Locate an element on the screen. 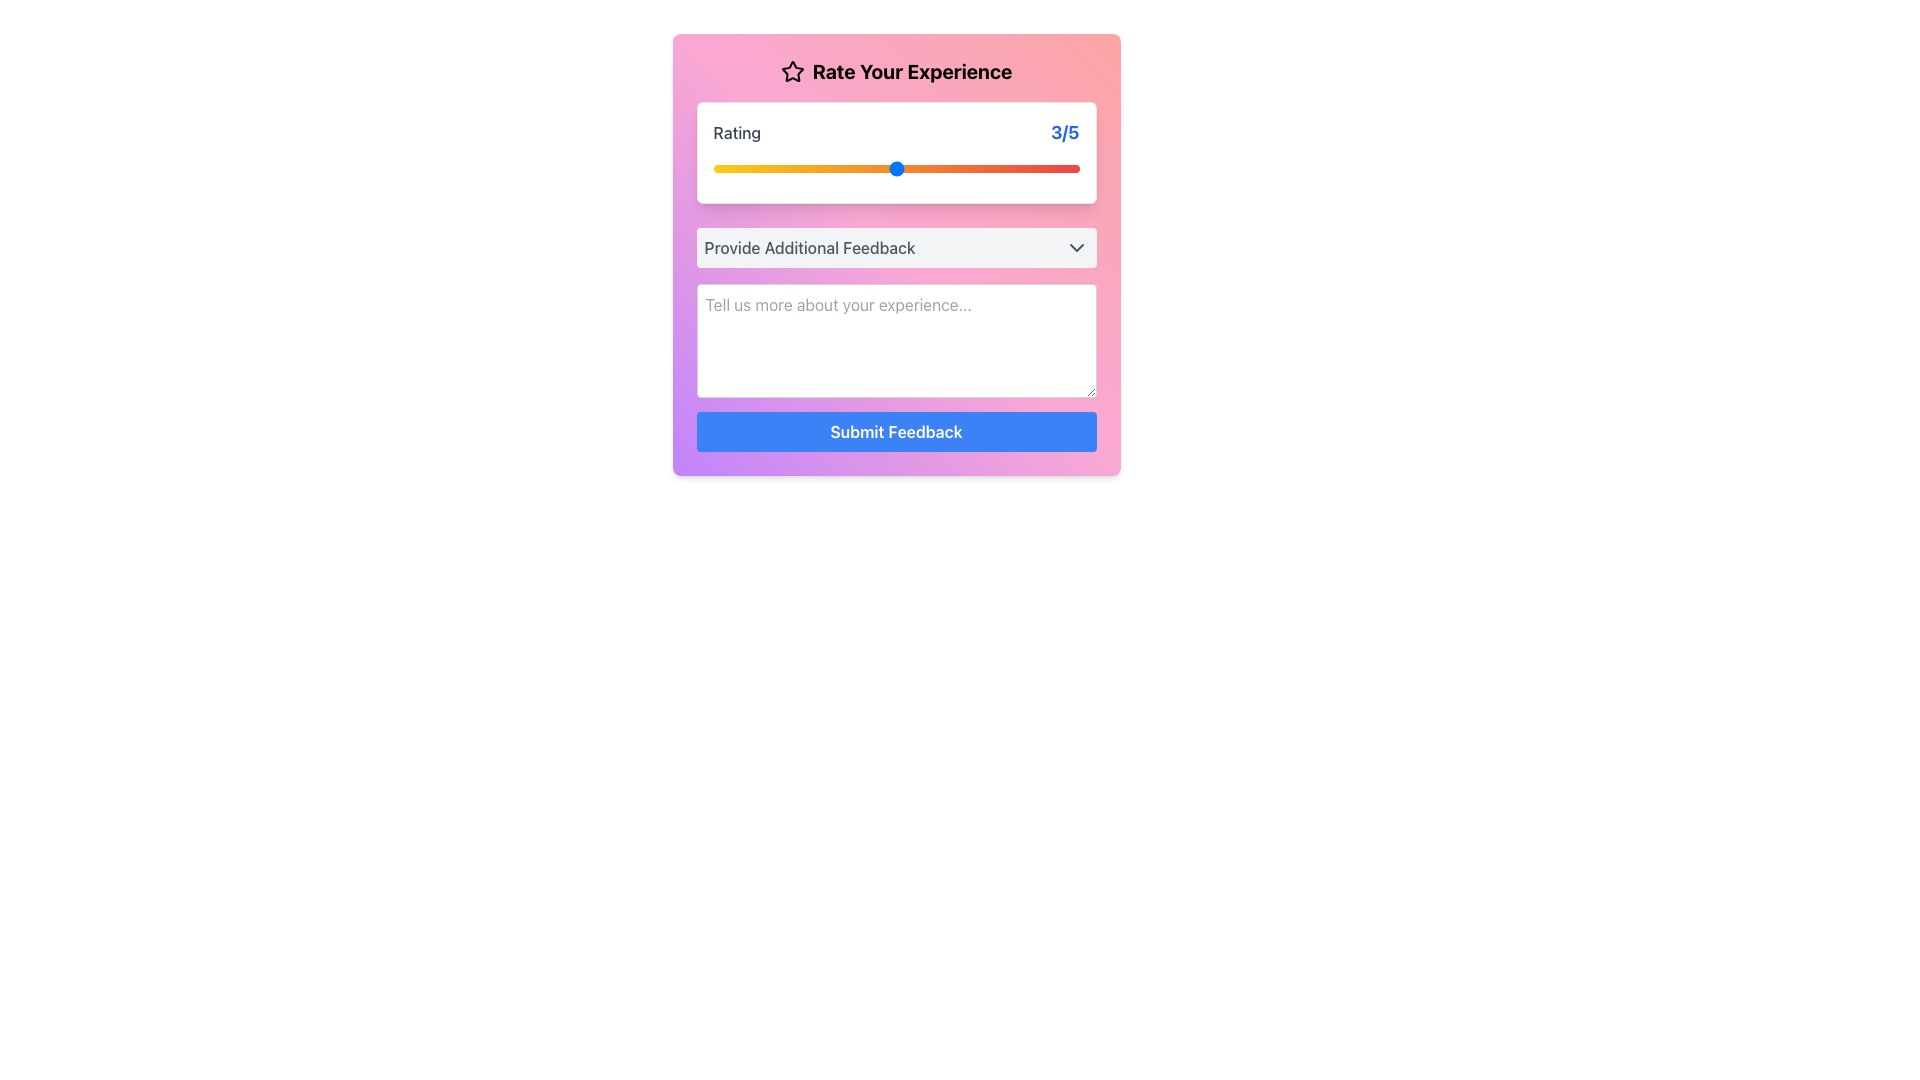 This screenshot has width=1920, height=1080. rating slider is located at coordinates (805, 168).